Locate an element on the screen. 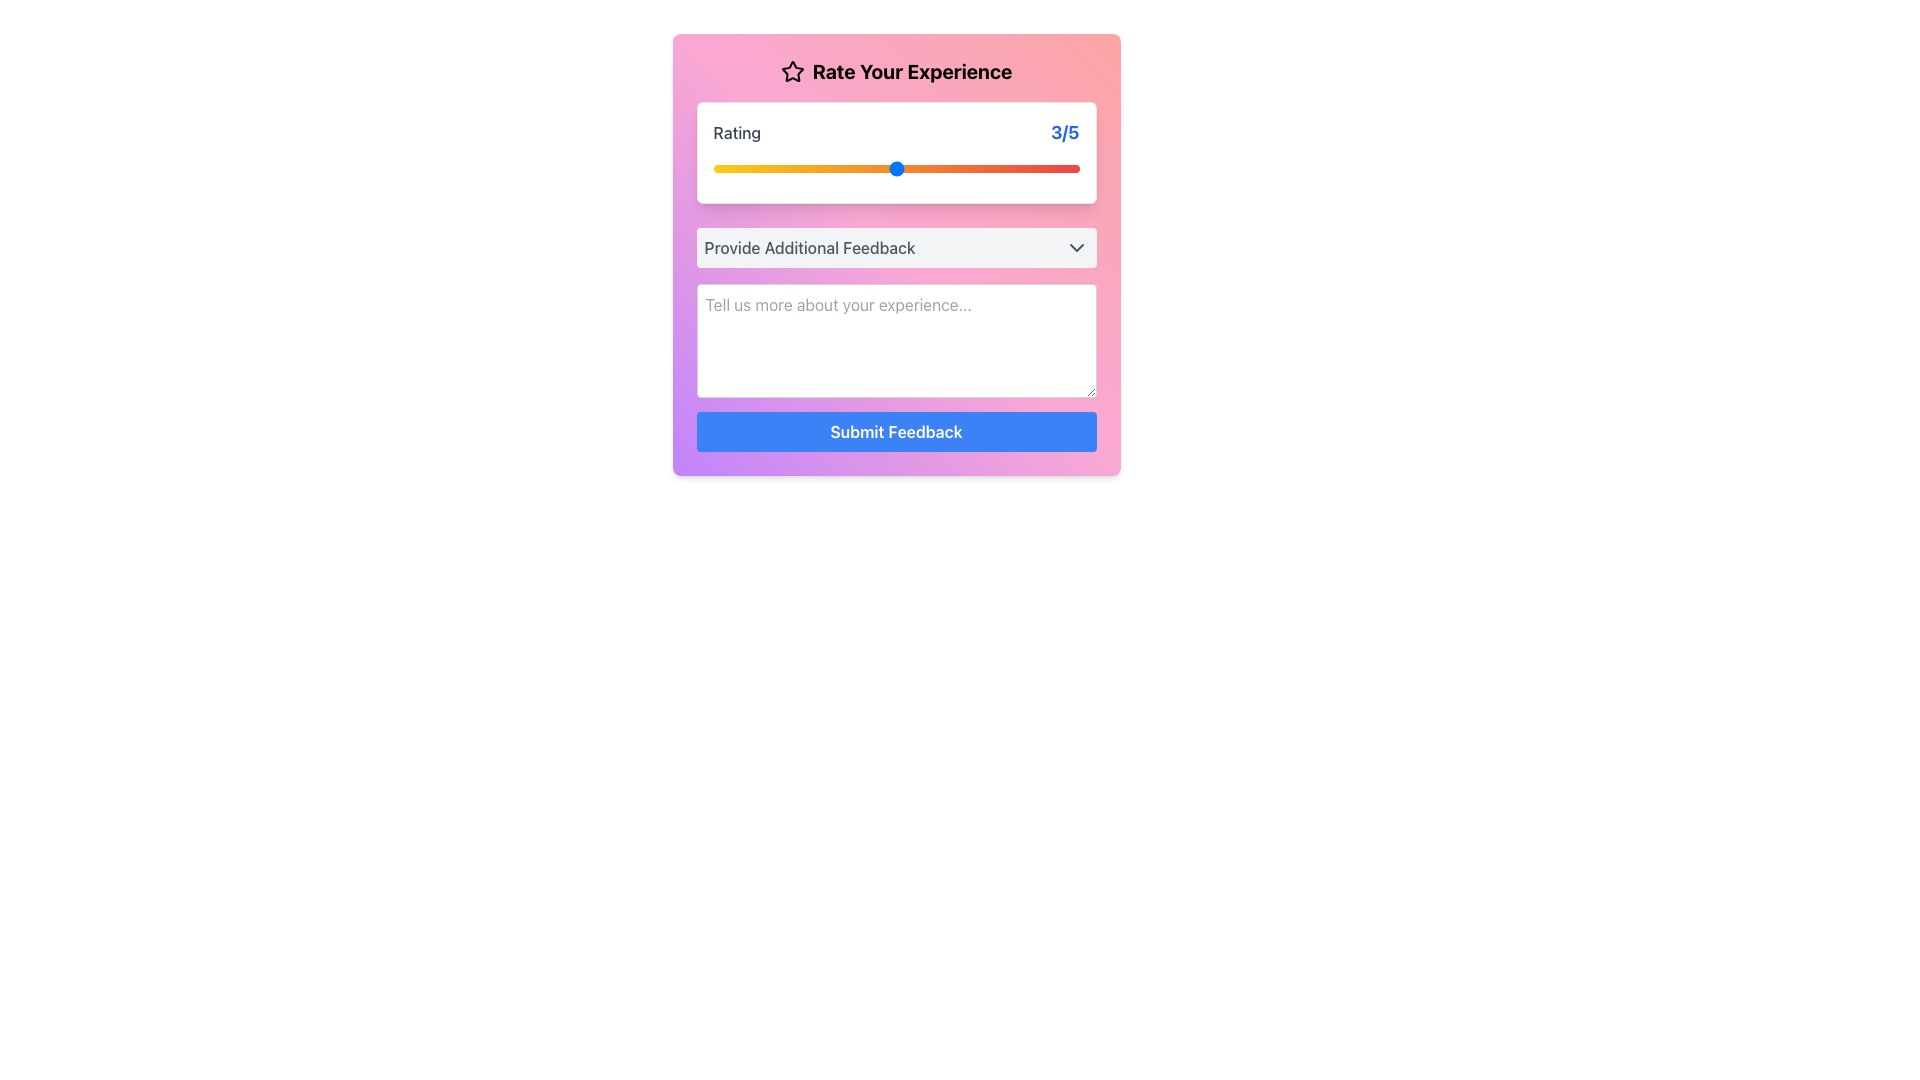 This screenshot has width=1920, height=1080. rating slider is located at coordinates (805, 168).